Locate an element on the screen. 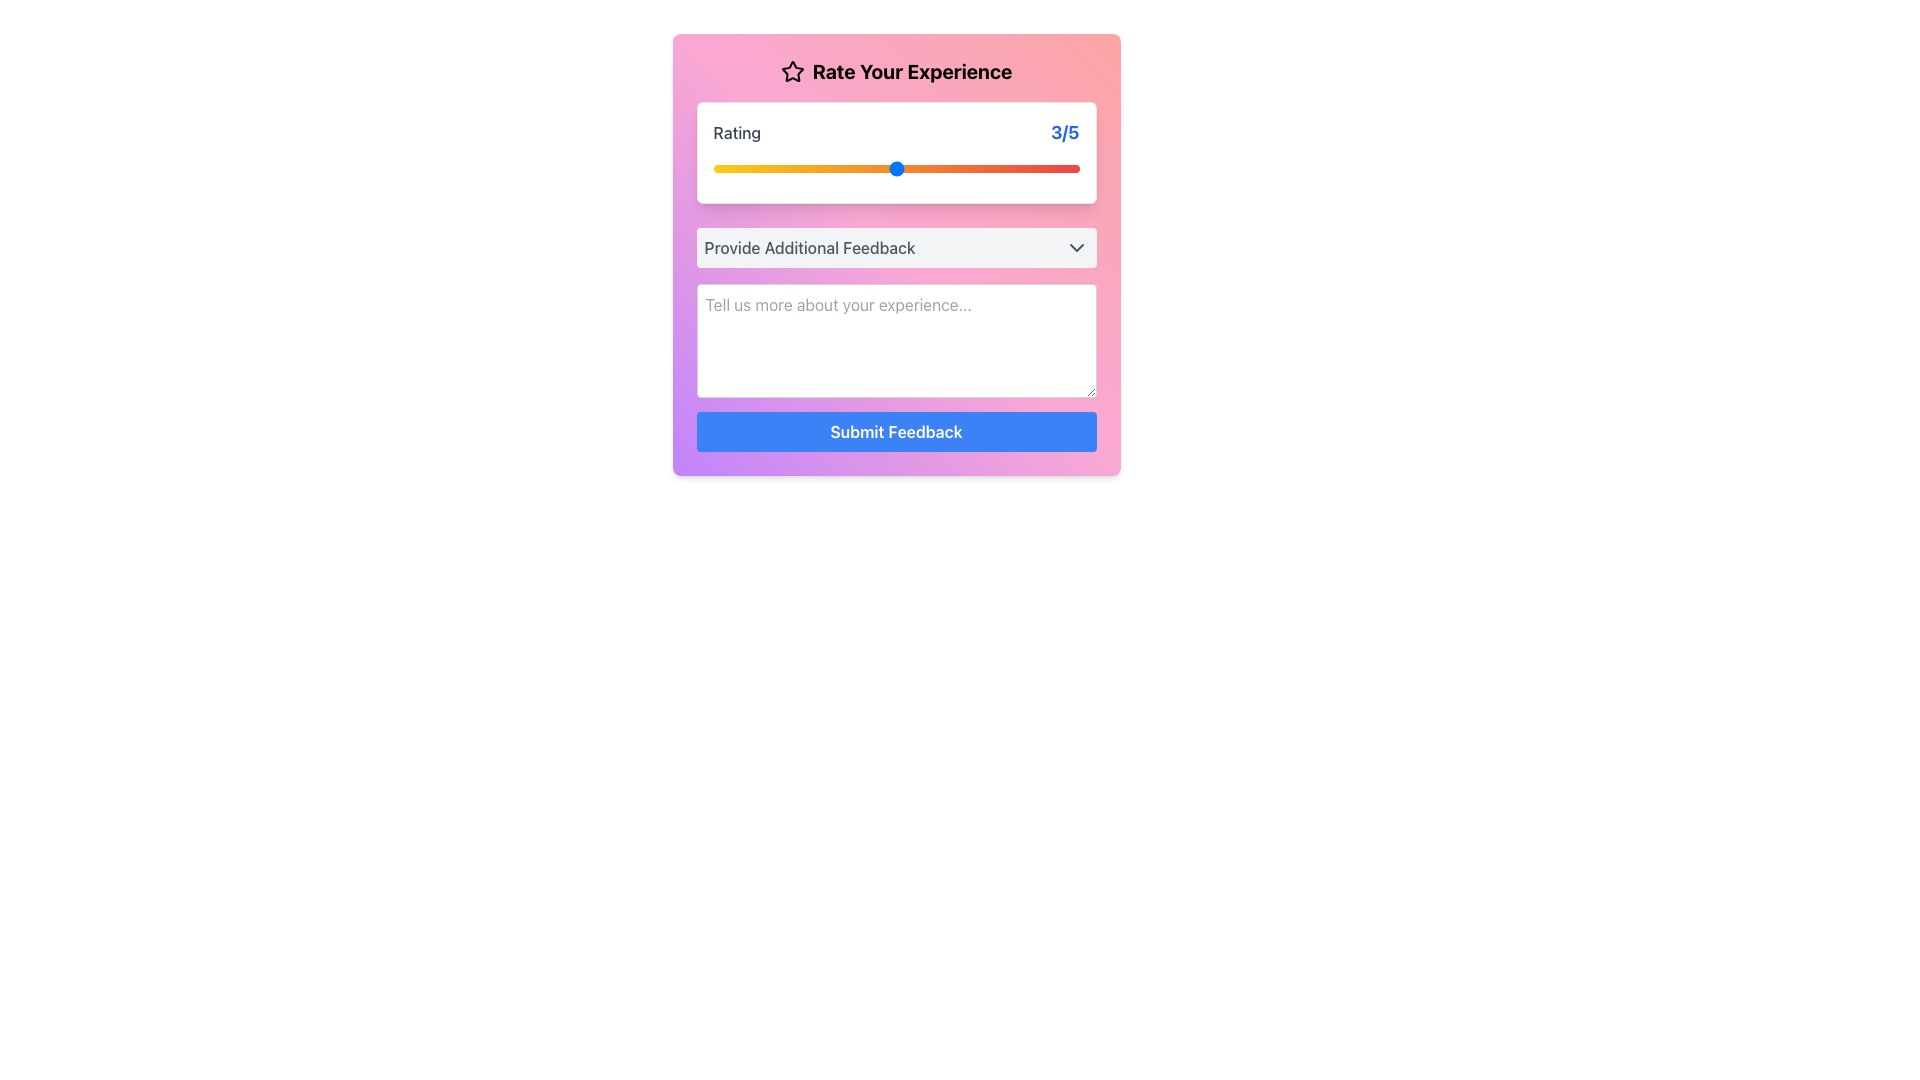 This screenshot has width=1920, height=1080. rating slider is located at coordinates (805, 168).